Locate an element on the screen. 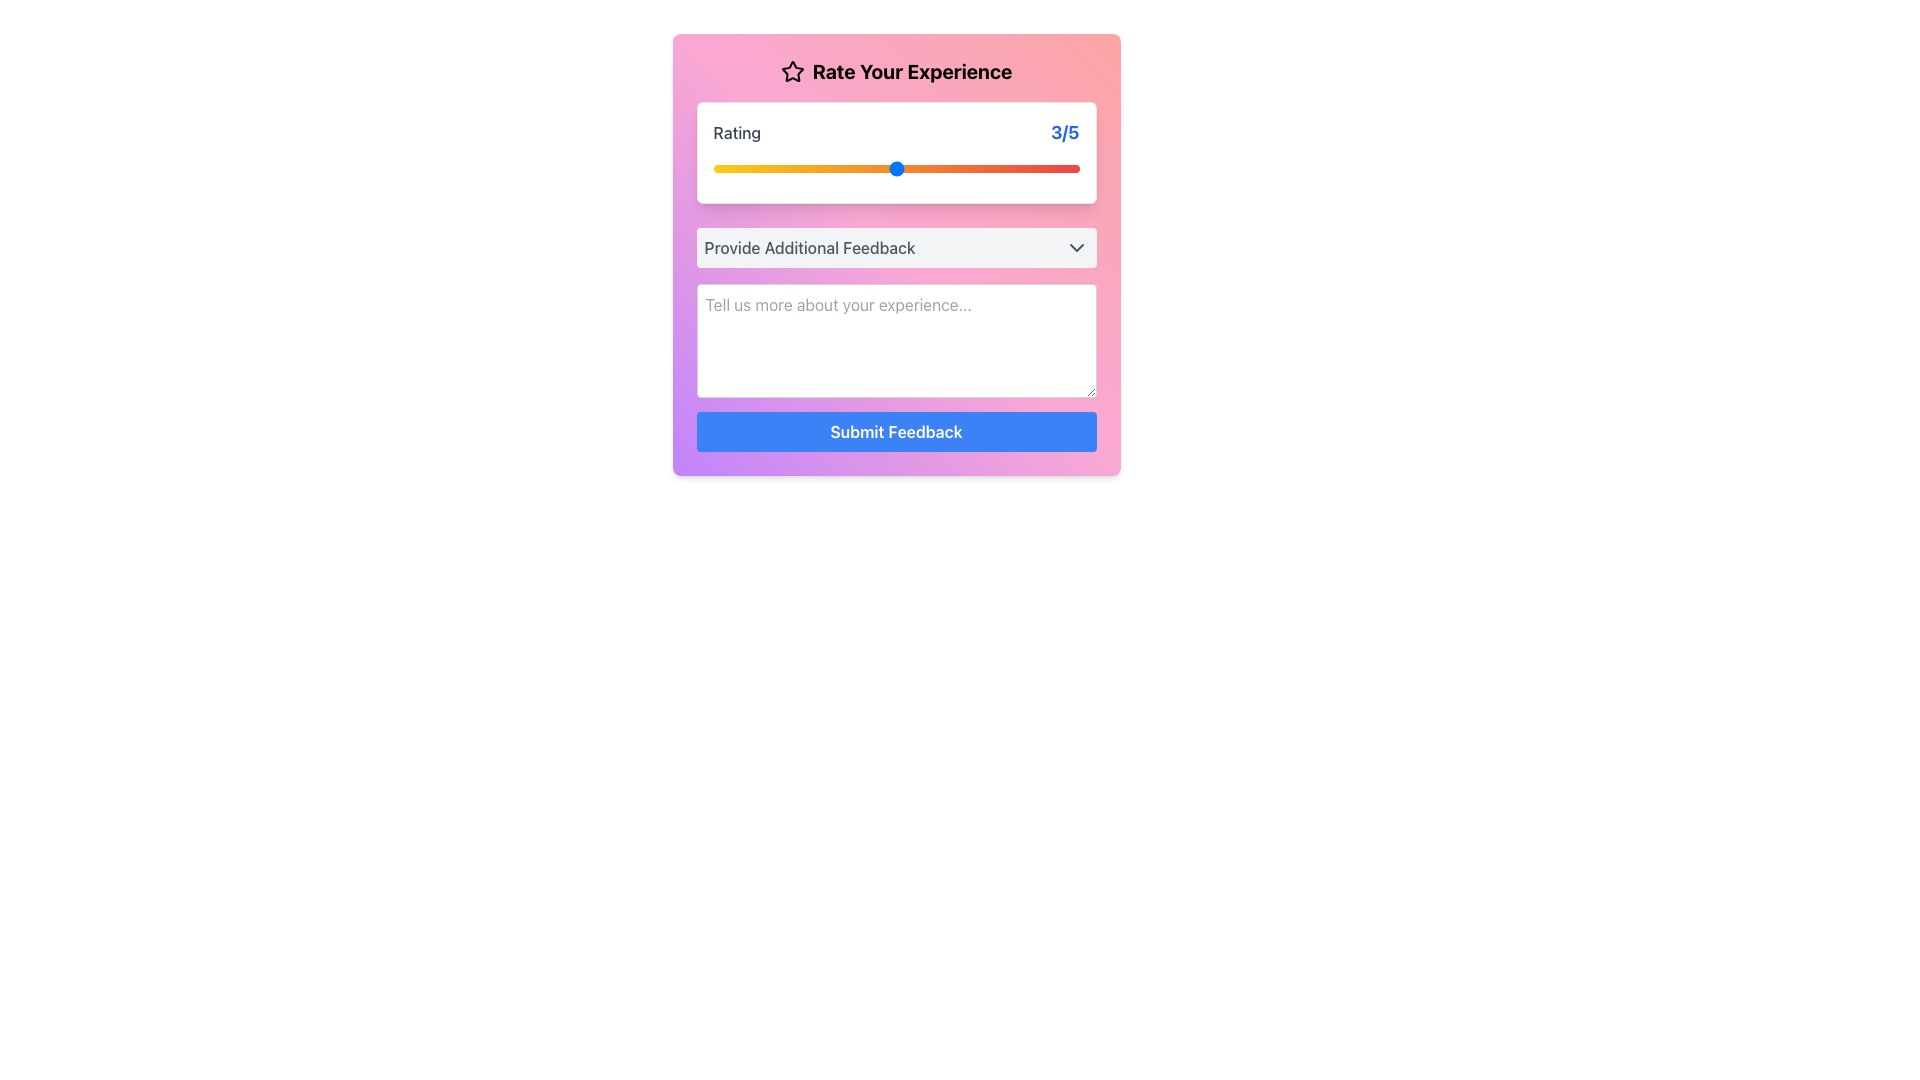 This screenshot has width=1920, height=1080. rating slider is located at coordinates (805, 168).